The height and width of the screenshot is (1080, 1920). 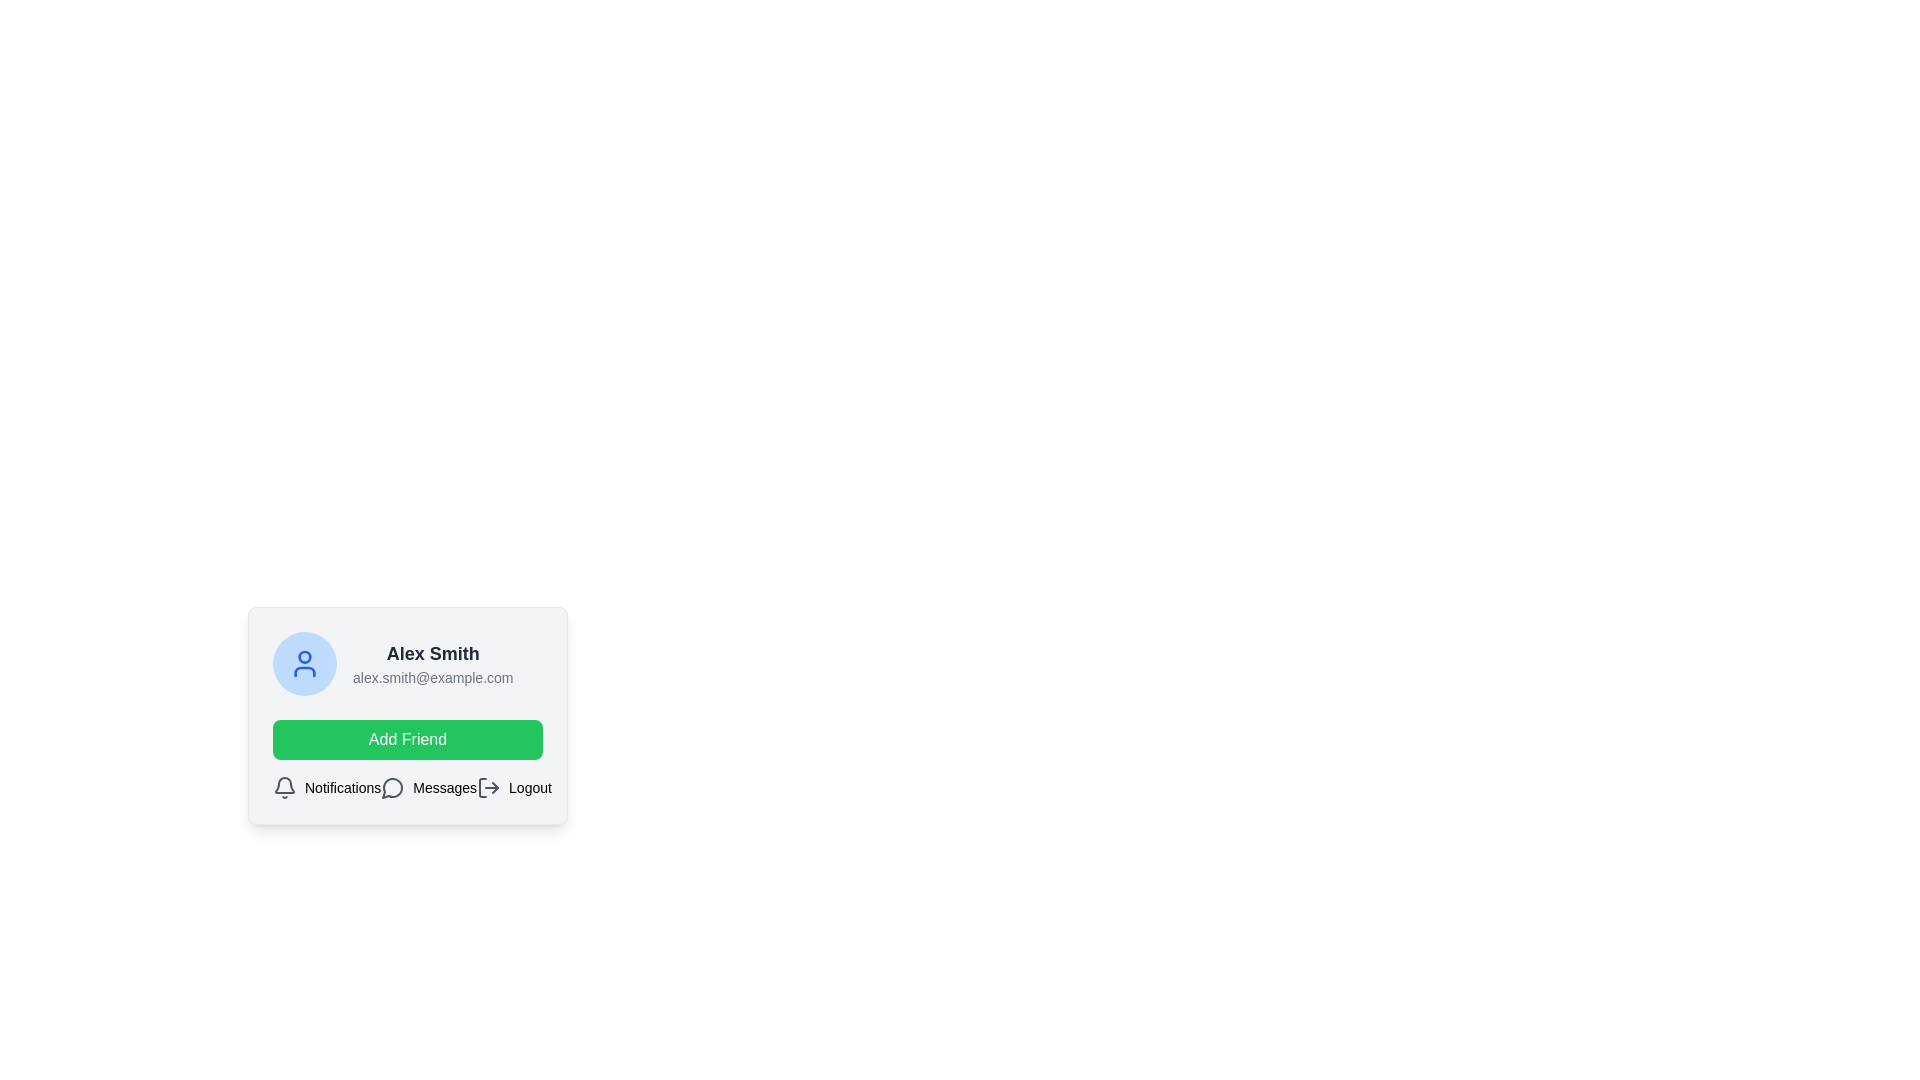 I want to click on the Message Indicator icon, so click(x=393, y=786).